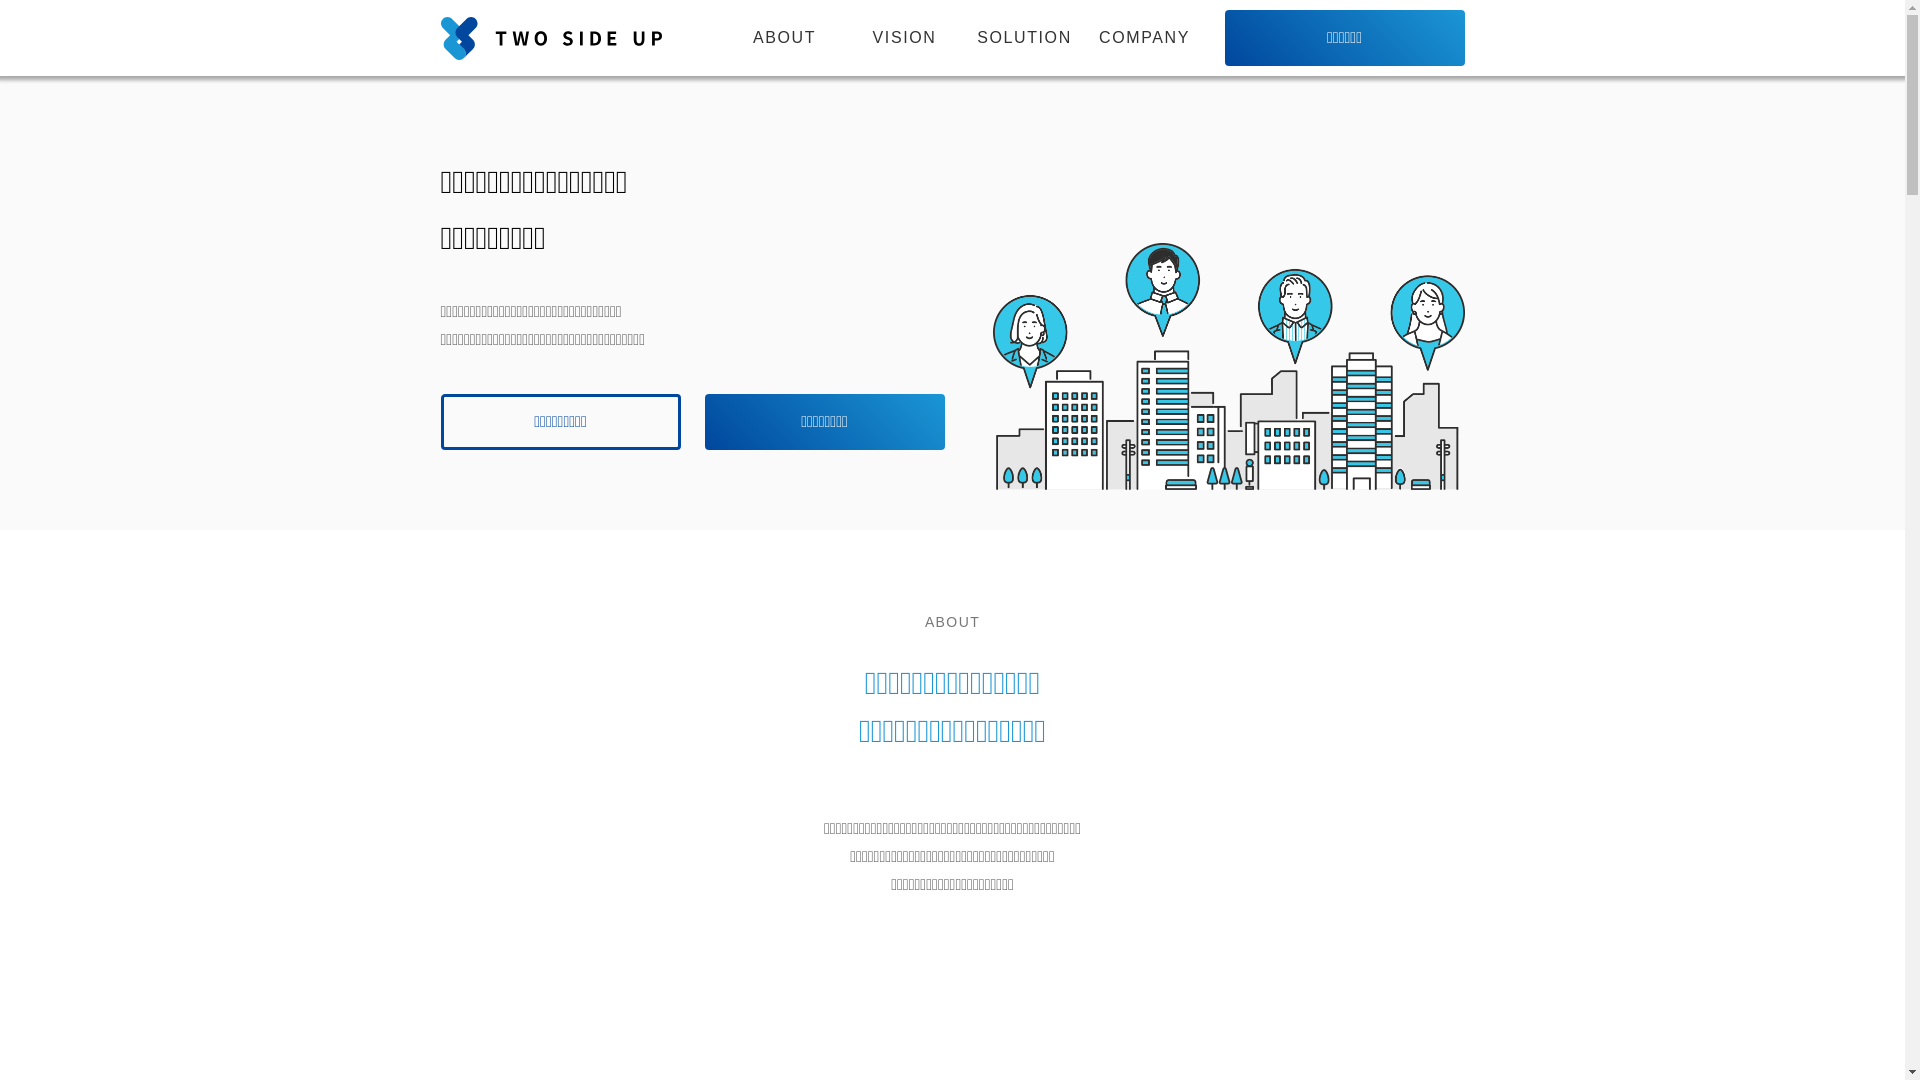 This screenshot has width=1920, height=1080. I want to click on 'COMPANY', so click(1143, 38).